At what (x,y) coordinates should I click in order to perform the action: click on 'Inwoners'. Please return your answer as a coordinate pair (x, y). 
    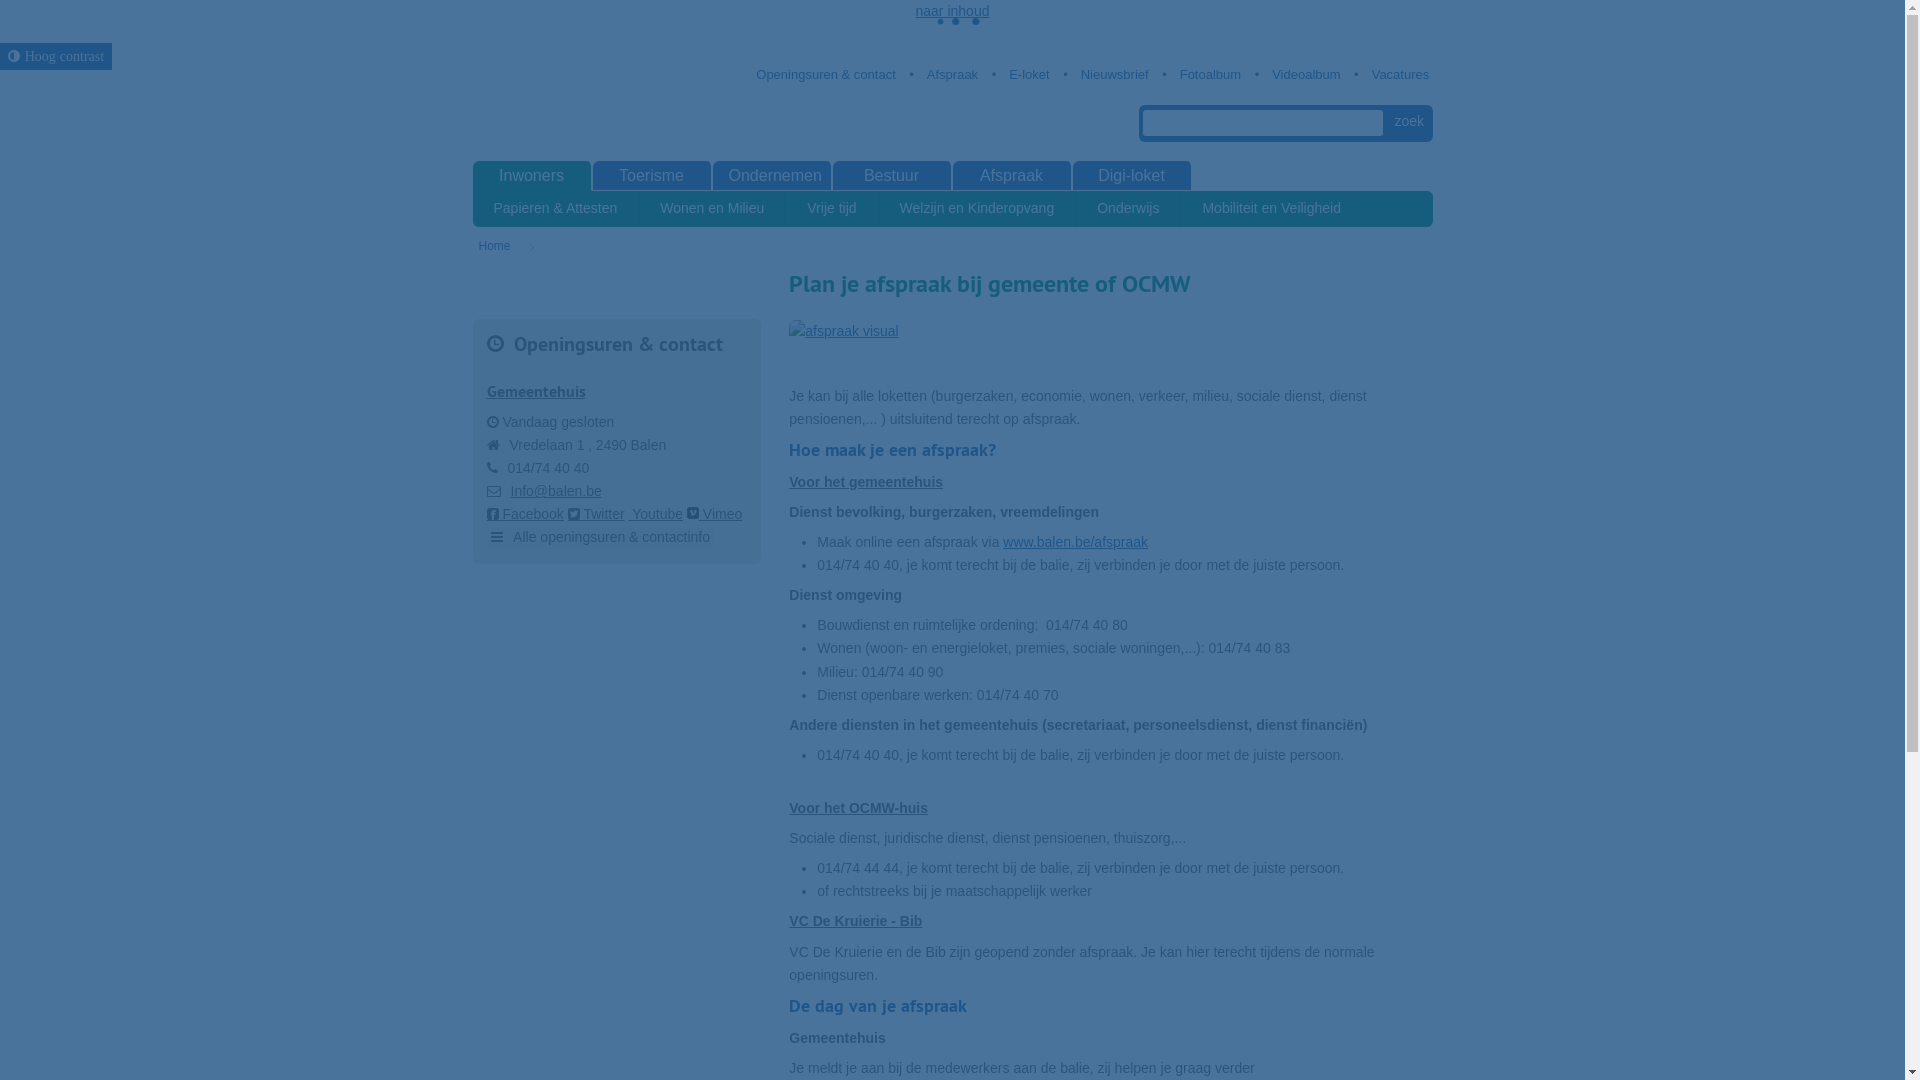
    Looking at the image, I should click on (532, 175).